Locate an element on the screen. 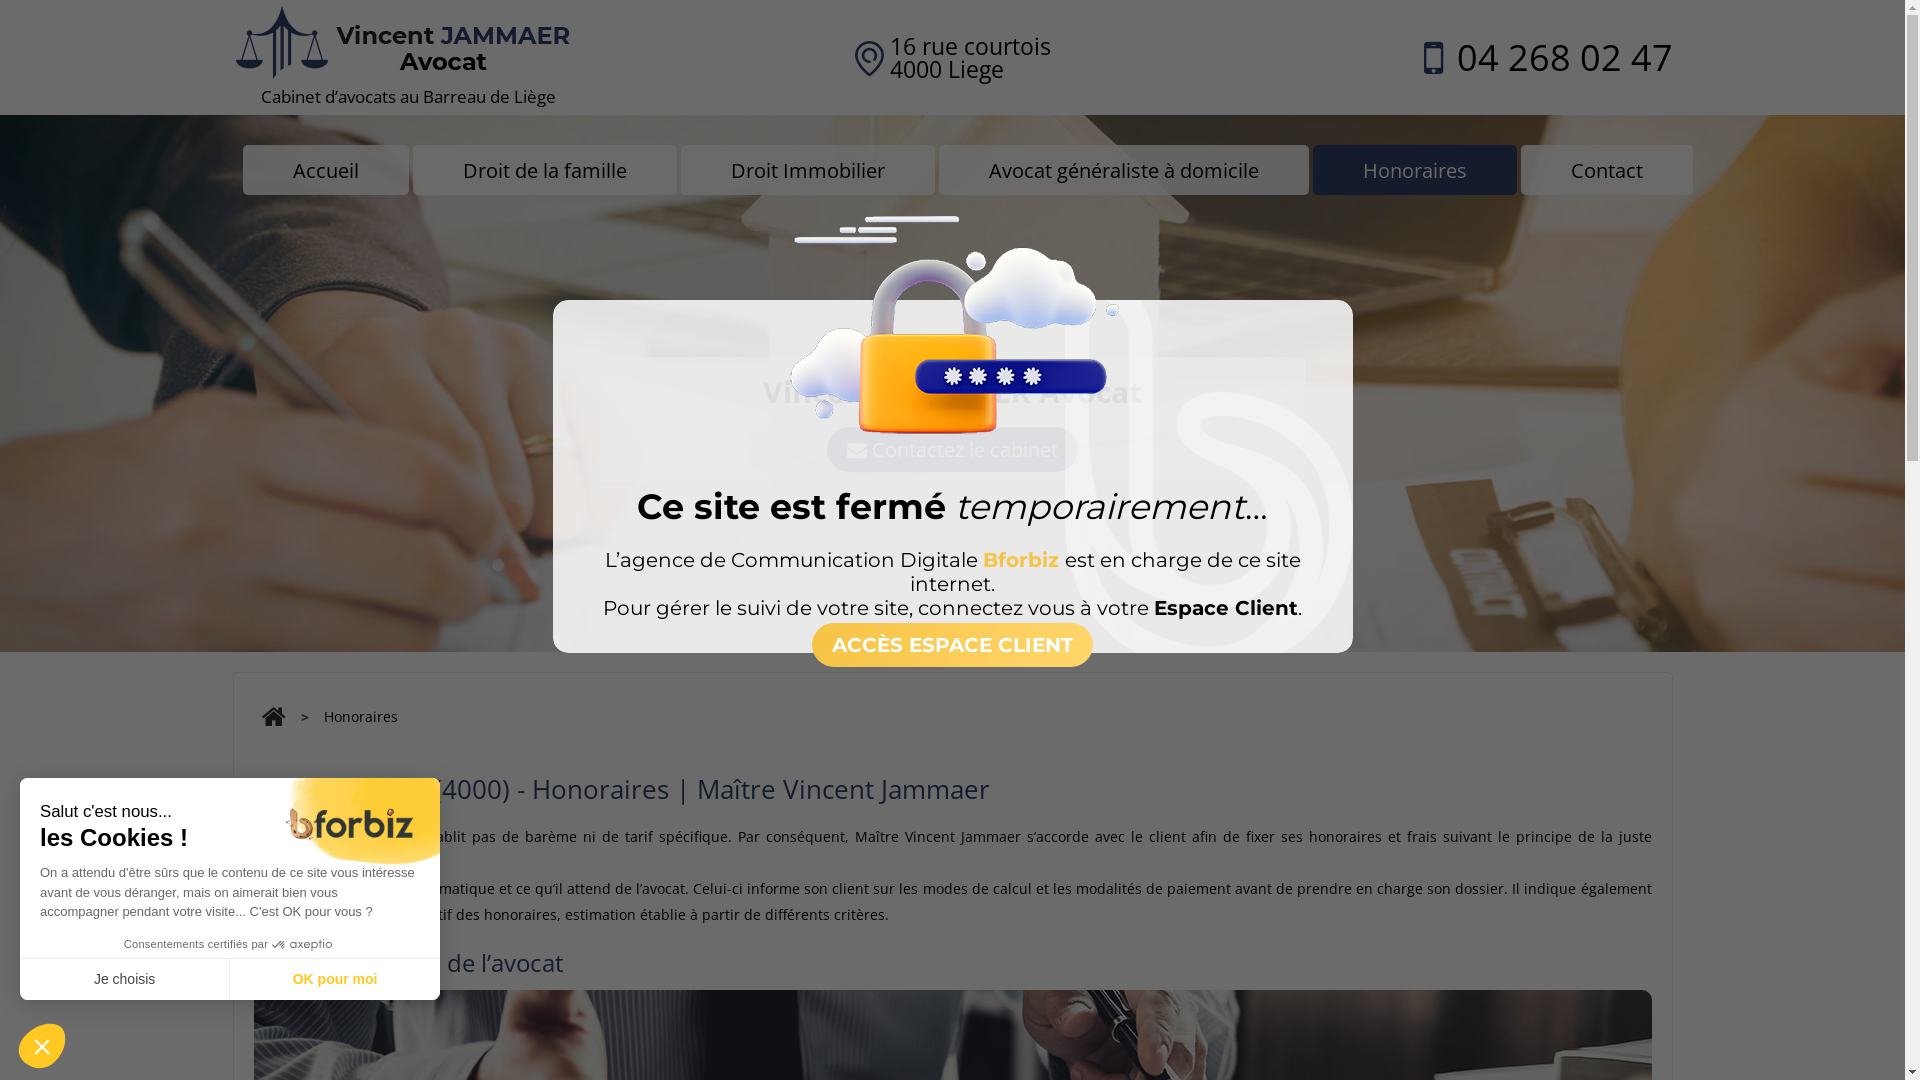  'Droit de la famille' is located at coordinates (543, 168).